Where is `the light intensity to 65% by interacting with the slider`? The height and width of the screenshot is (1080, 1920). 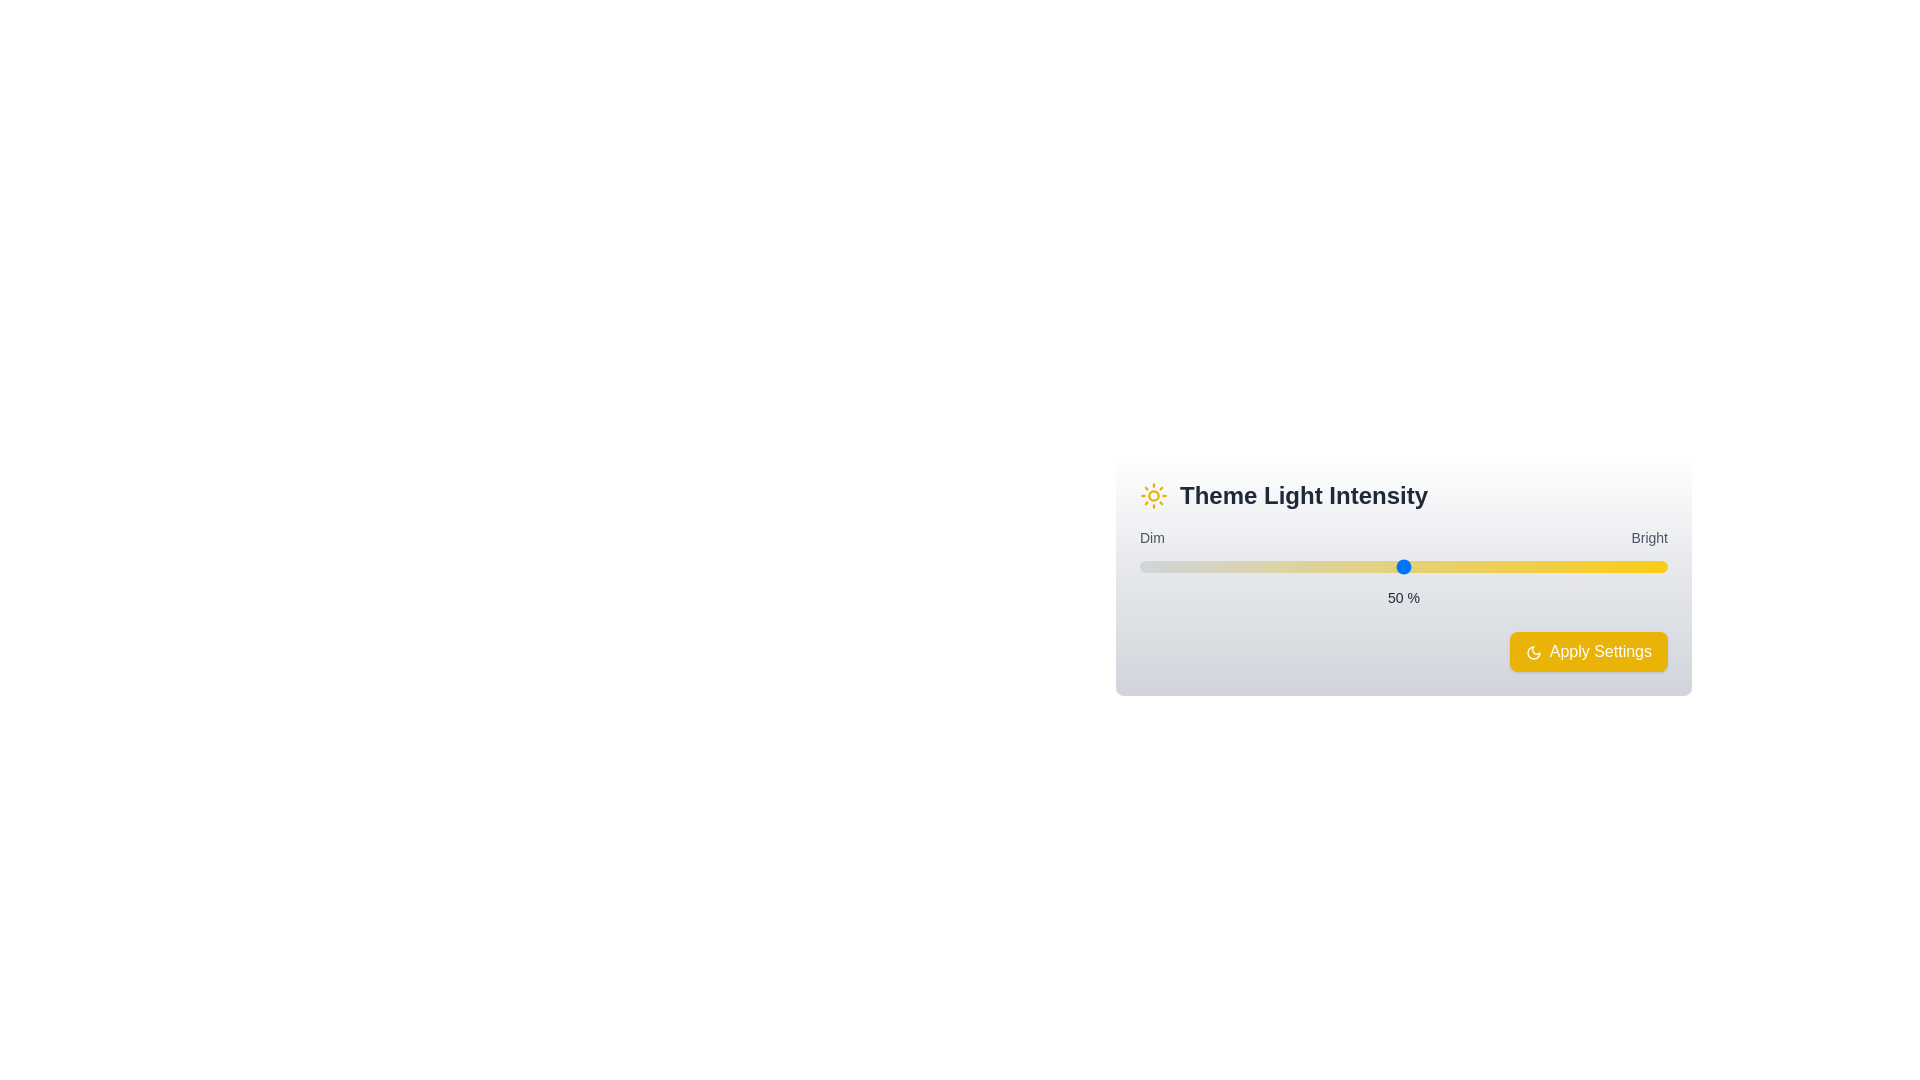 the light intensity to 65% by interacting with the slider is located at coordinates (1483, 567).